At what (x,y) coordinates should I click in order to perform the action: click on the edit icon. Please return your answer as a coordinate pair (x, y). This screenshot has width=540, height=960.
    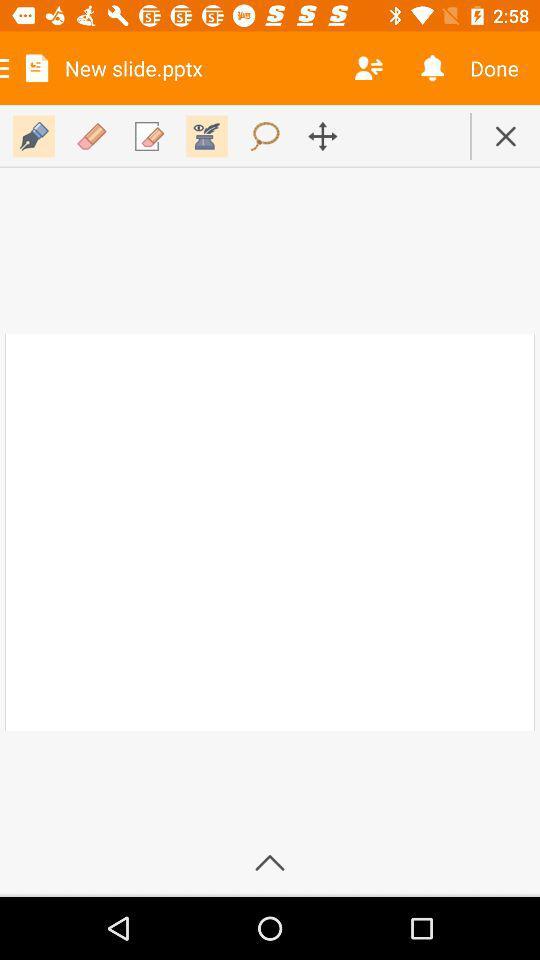
    Looking at the image, I should click on (148, 135).